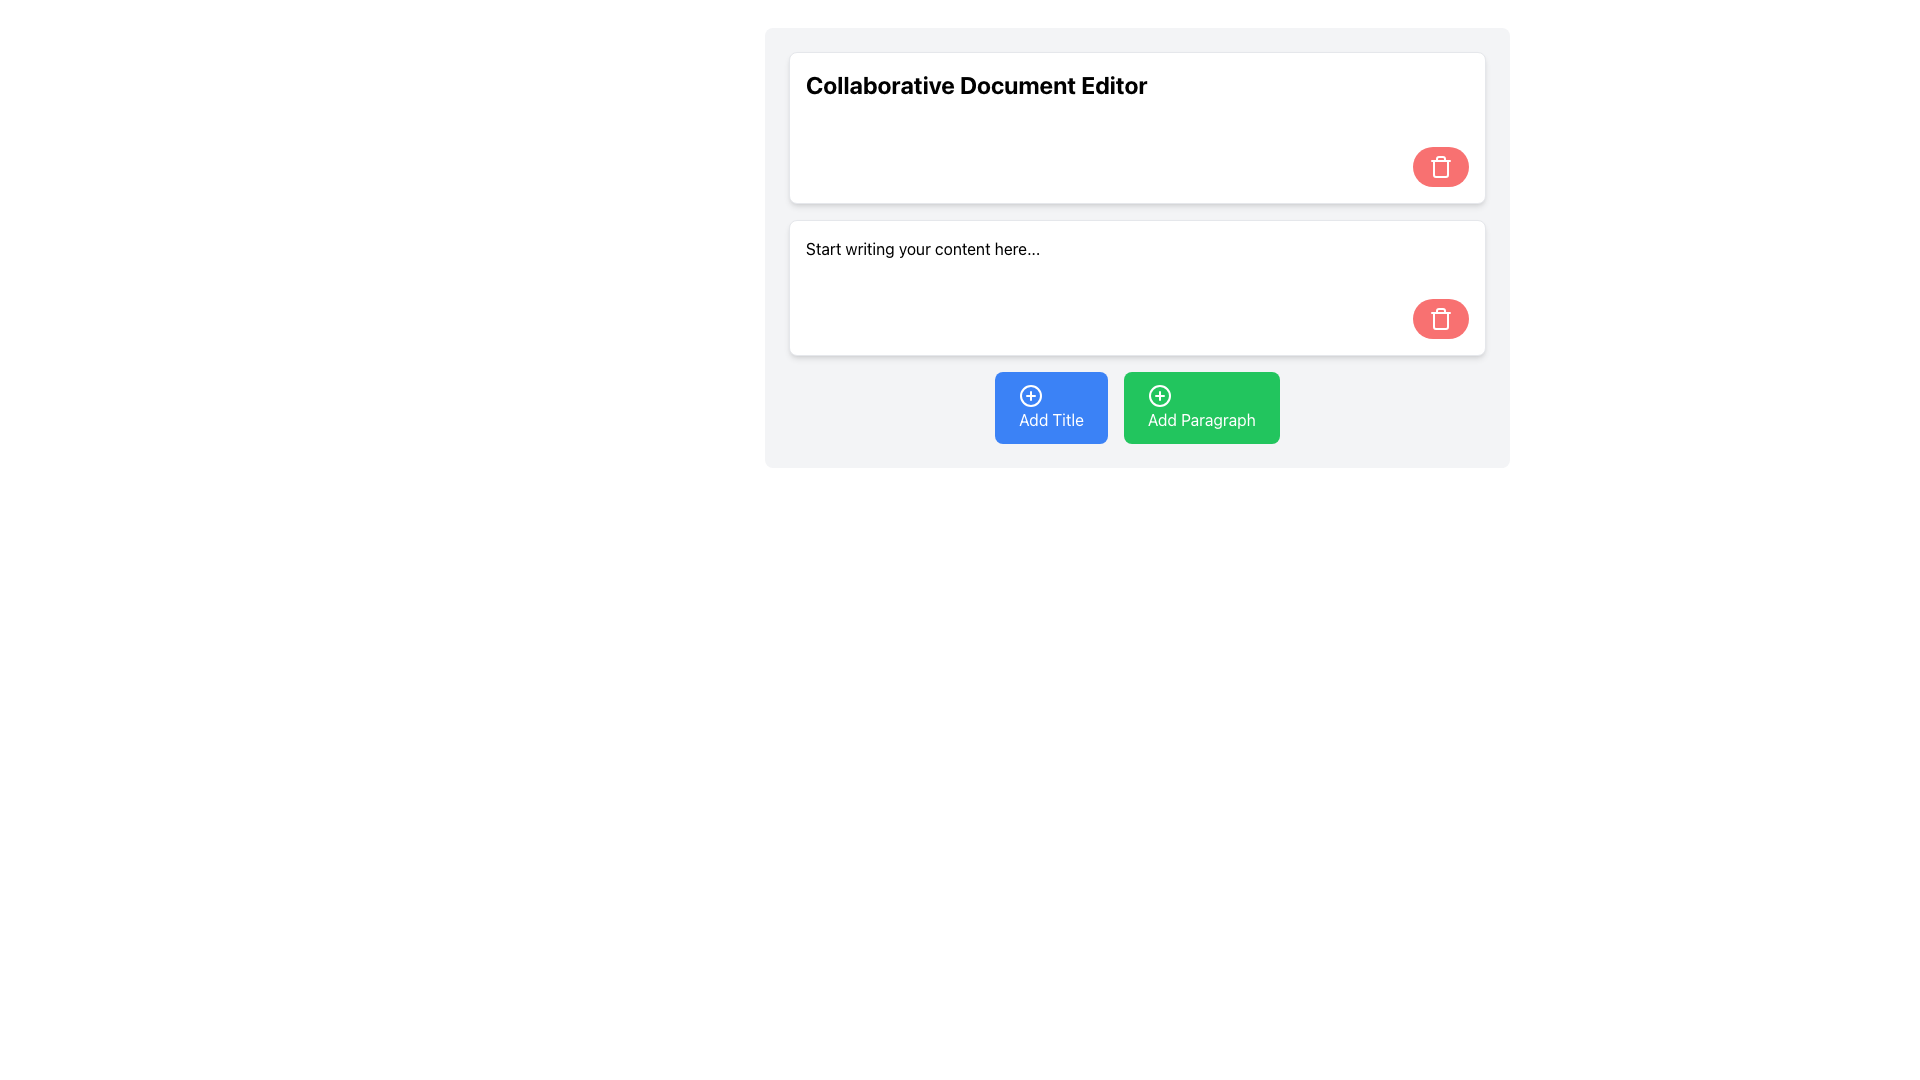 The height and width of the screenshot is (1080, 1920). I want to click on the 'Collaborative Document Editor' text display element from its current position, so click(1137, 100).